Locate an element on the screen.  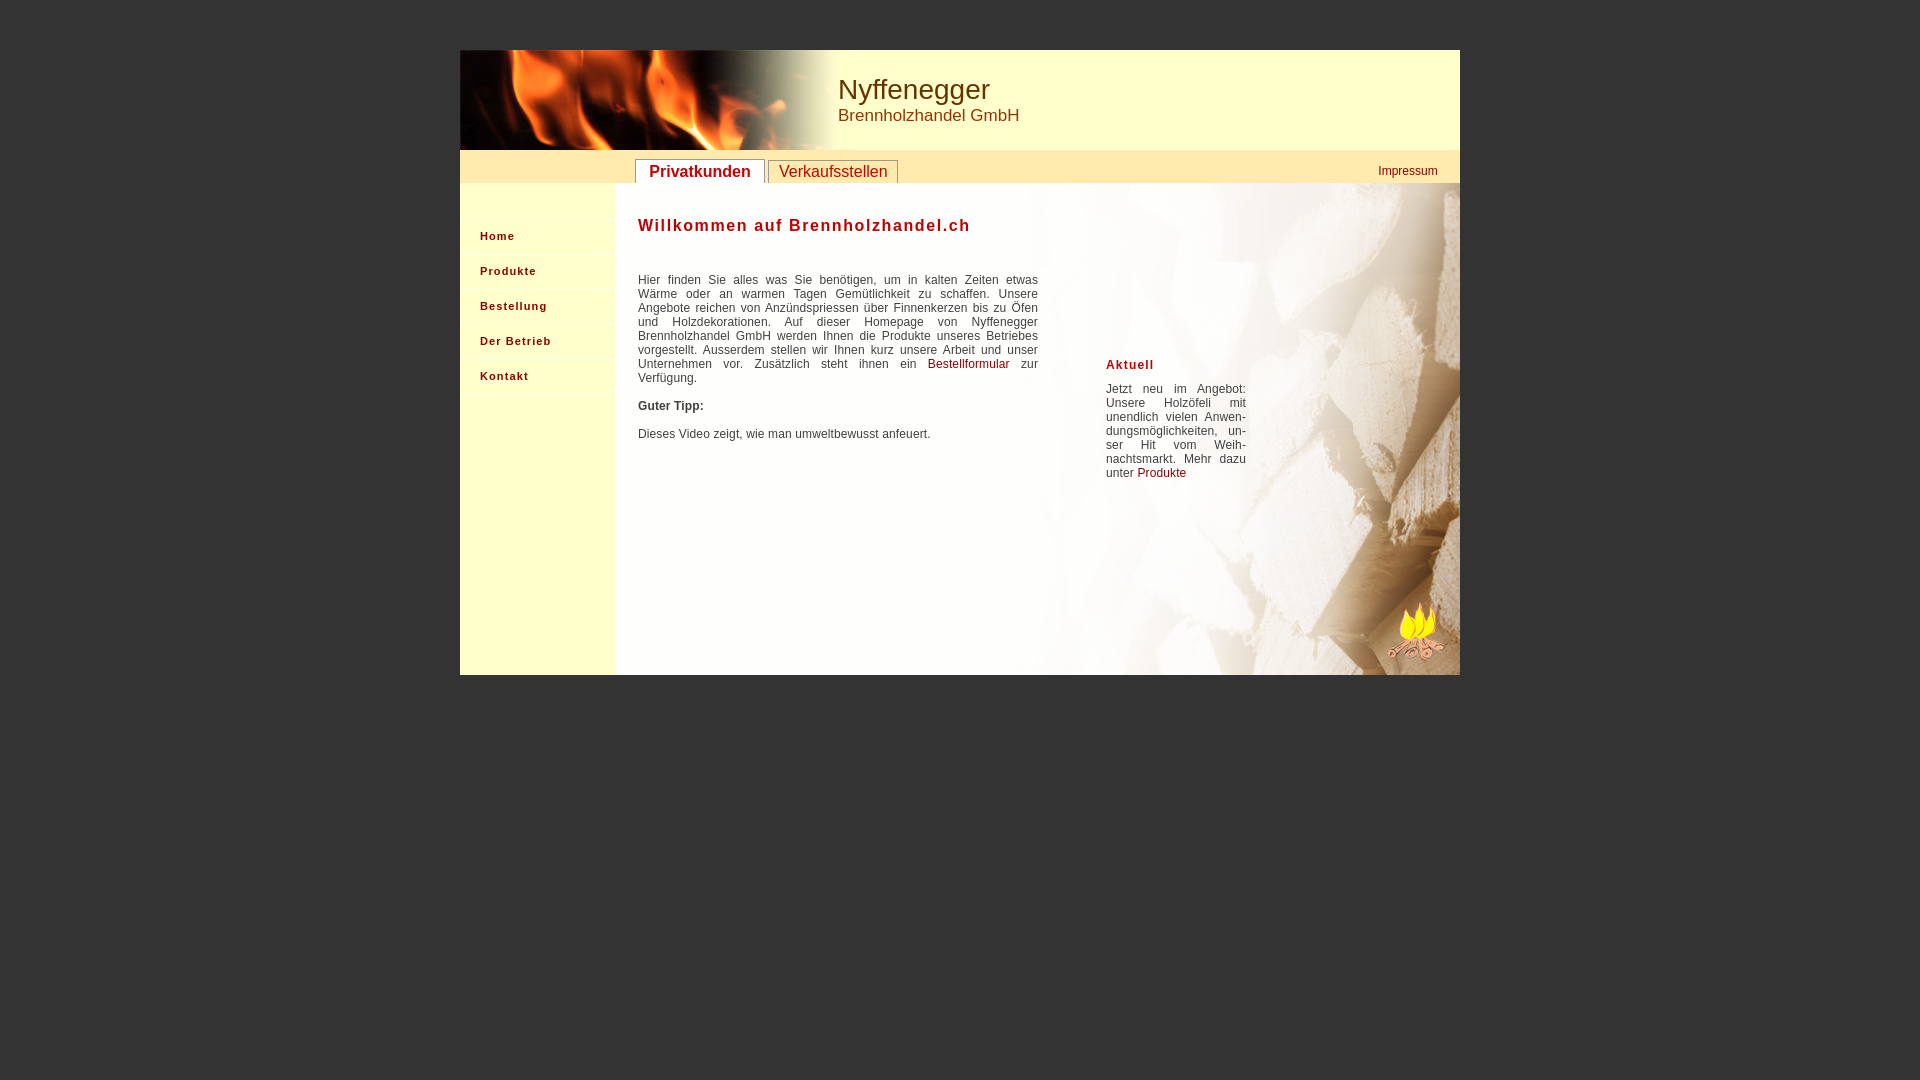
'Impressum' is located at coordinates (1406, 169).